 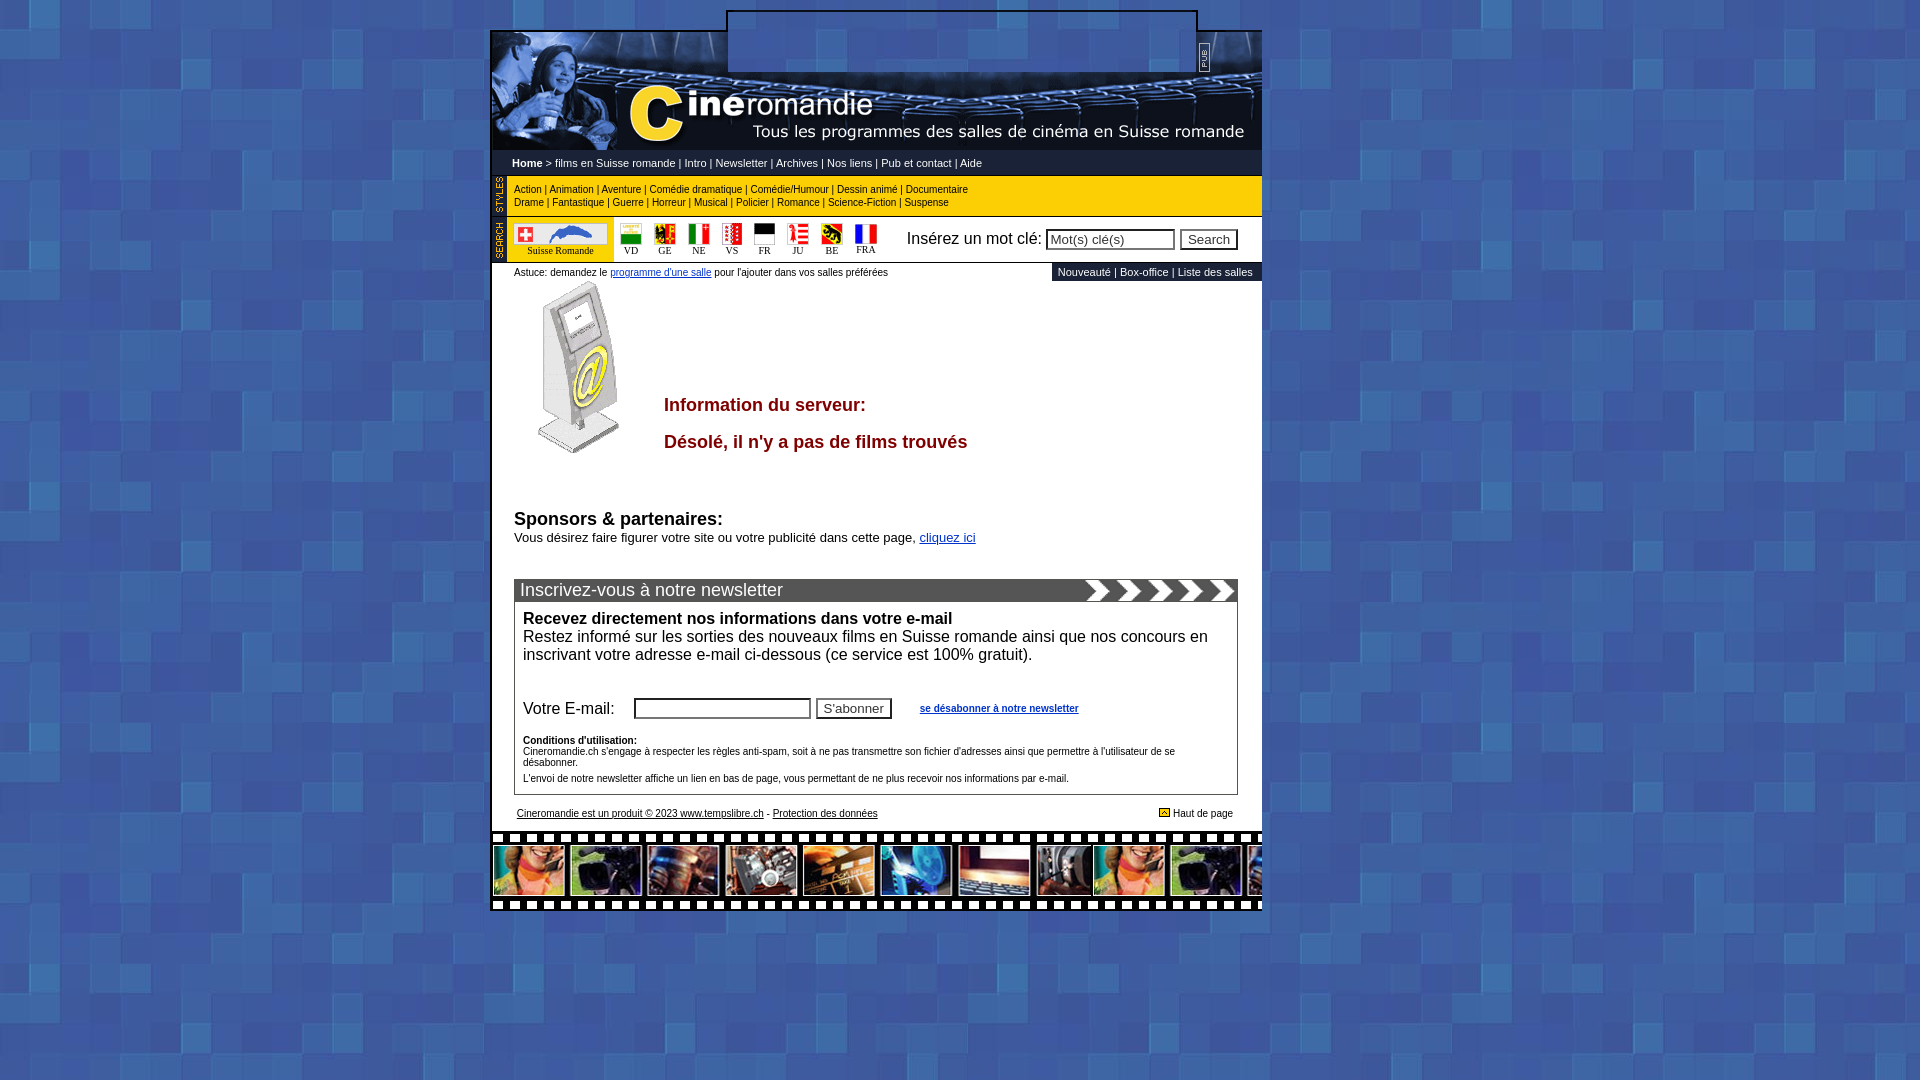 What do you see at coordinates (599, 189) in the screenshot?
I see `'Aventure'` at bounding box center [599, 189].